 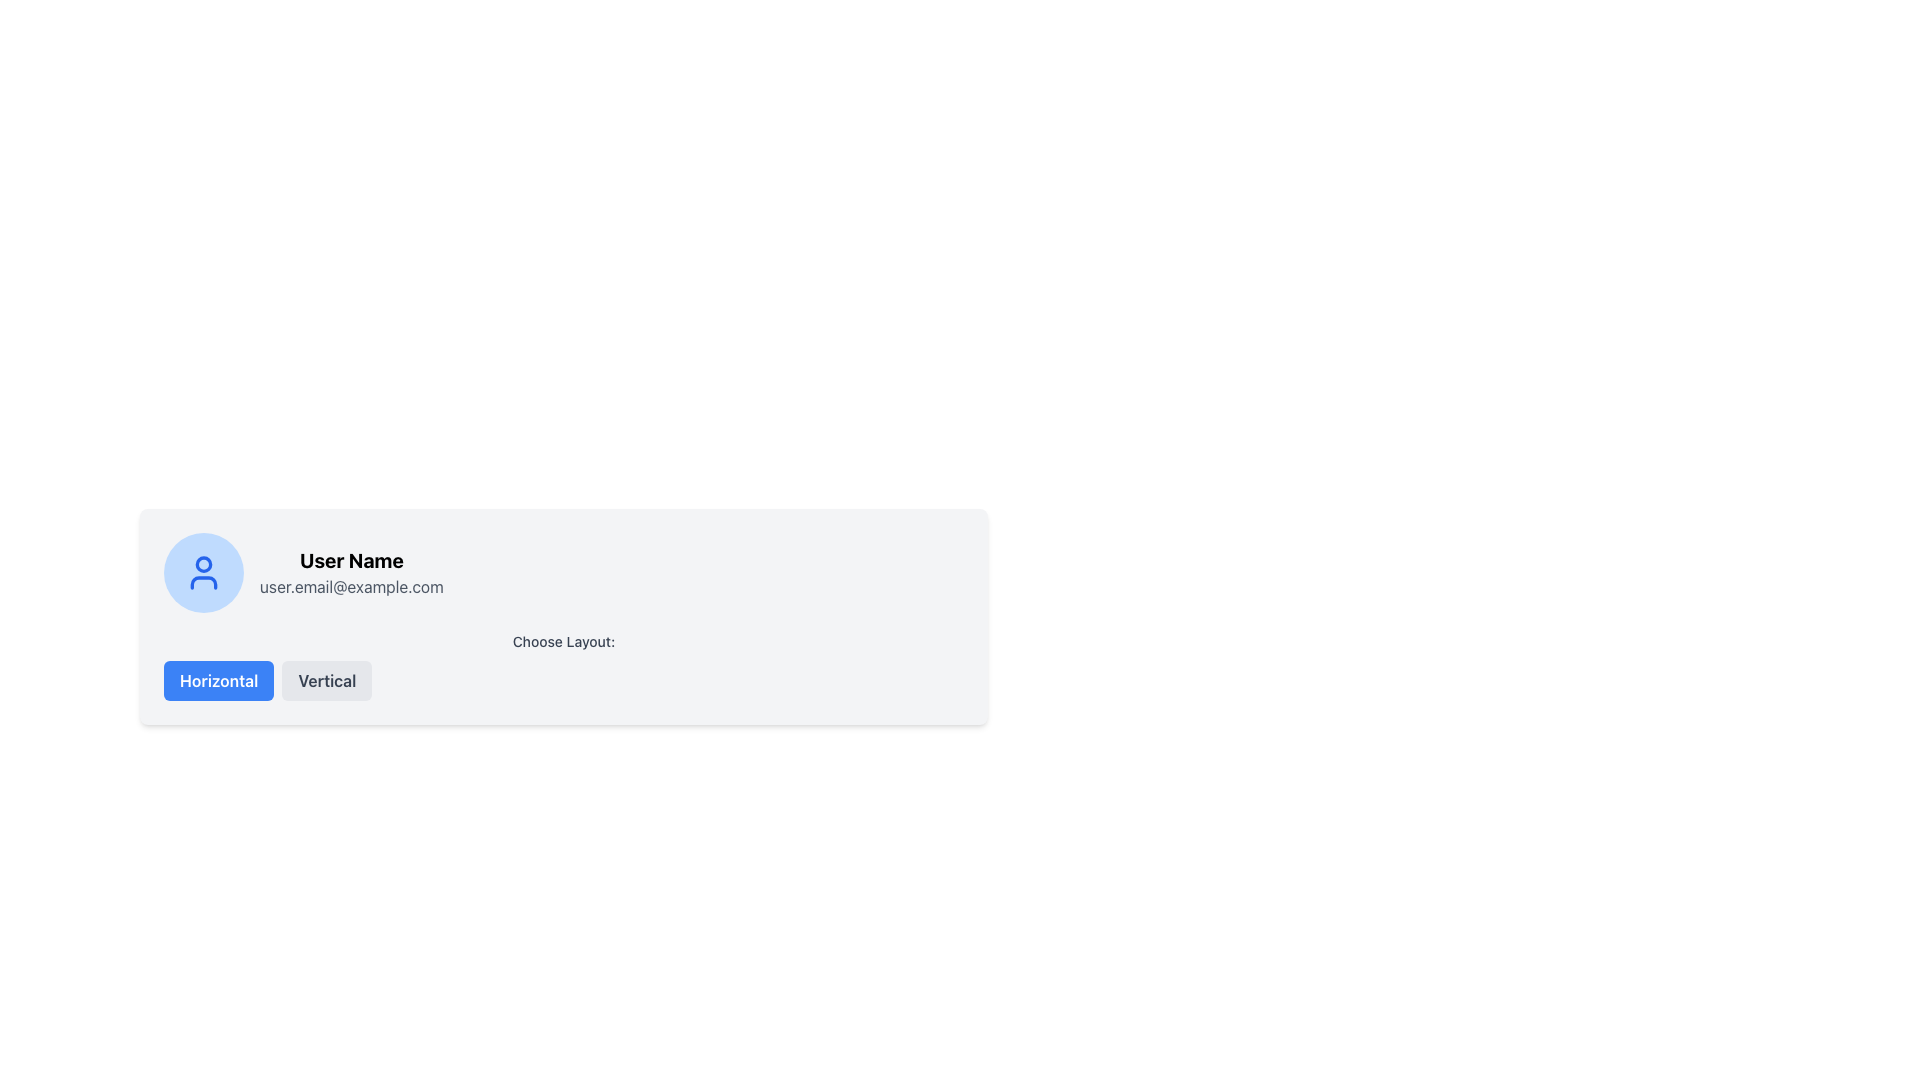 What do you see at coordinates (563, 664) in the screenshot?
I see `the Selector element which has a light gray background, containing the title 'Choose Layout:' and two buttons labeled 'Horizontal' (highlighted in blue) and 'Vertical' (gray) located at the lower part of the card component` at bounding box center [563, 664].